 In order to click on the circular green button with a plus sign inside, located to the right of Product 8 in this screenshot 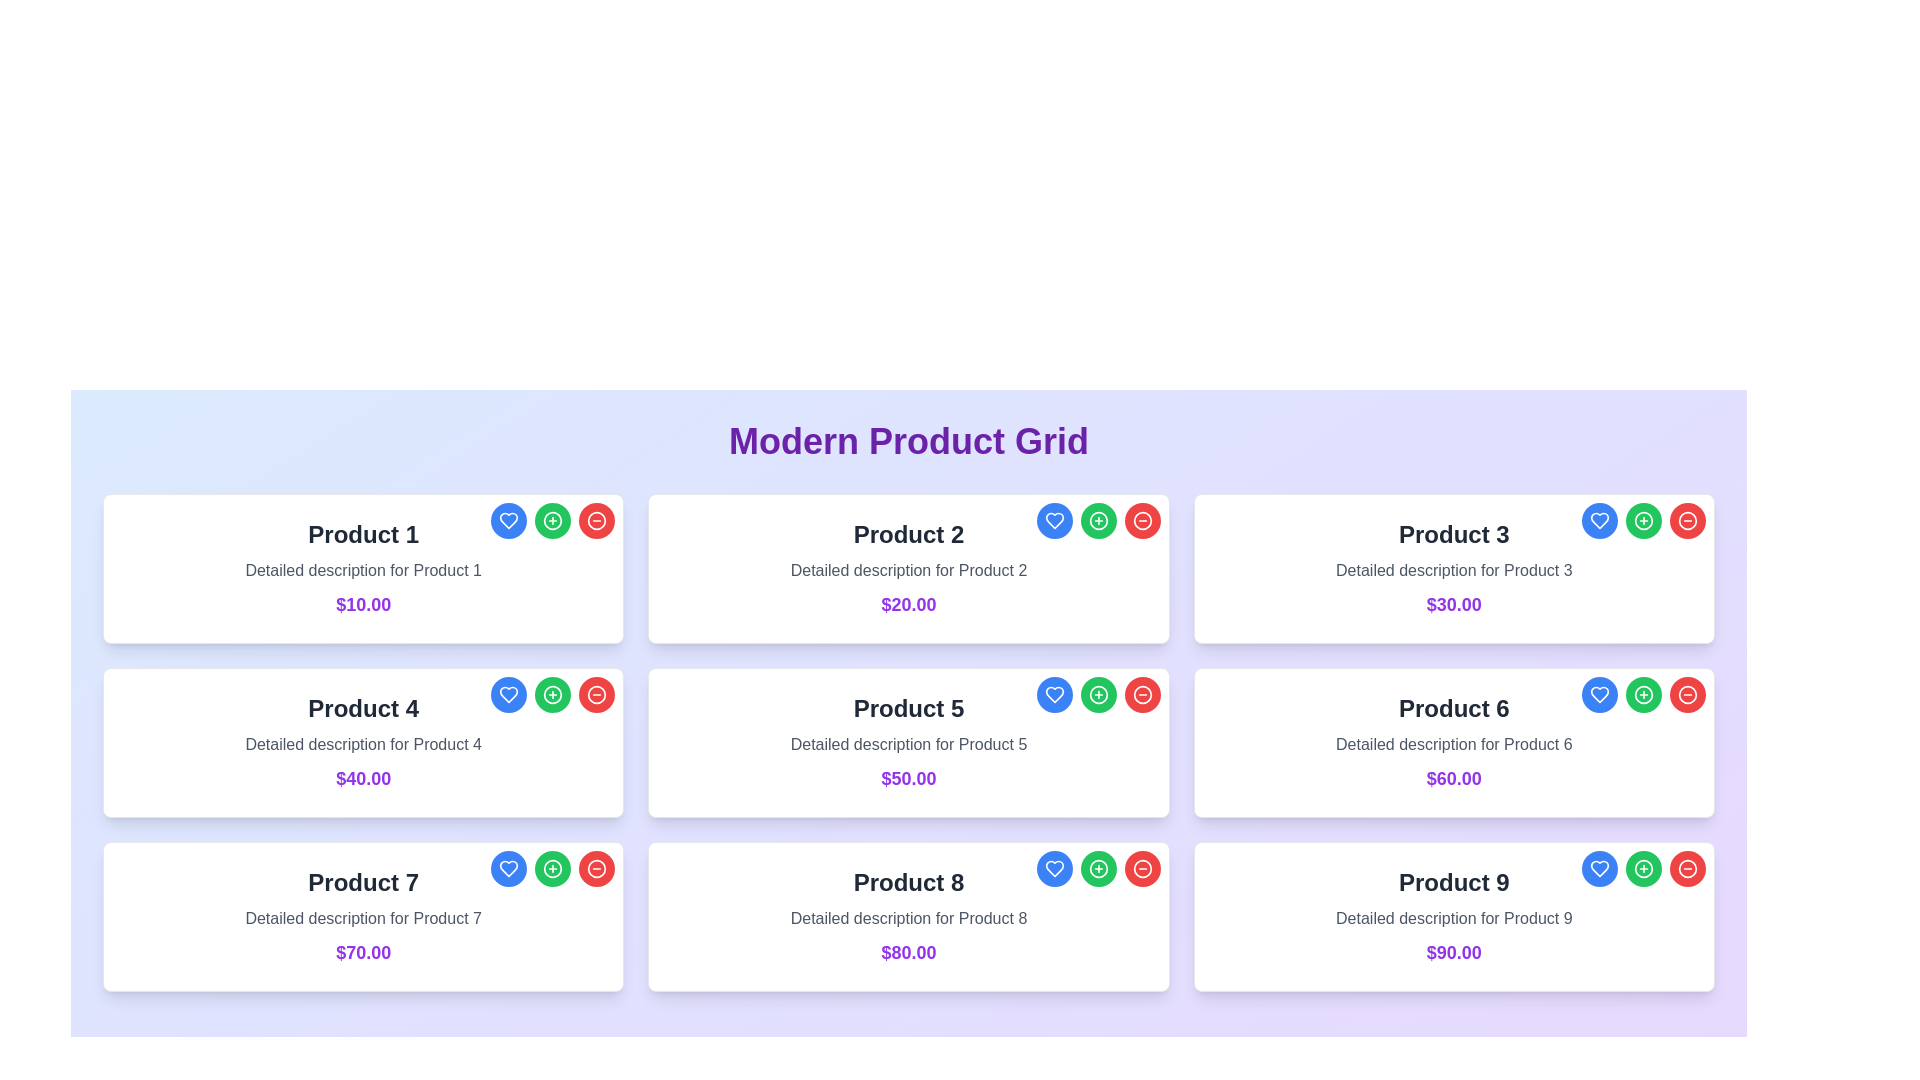, I will do `click(1097, 867)`.